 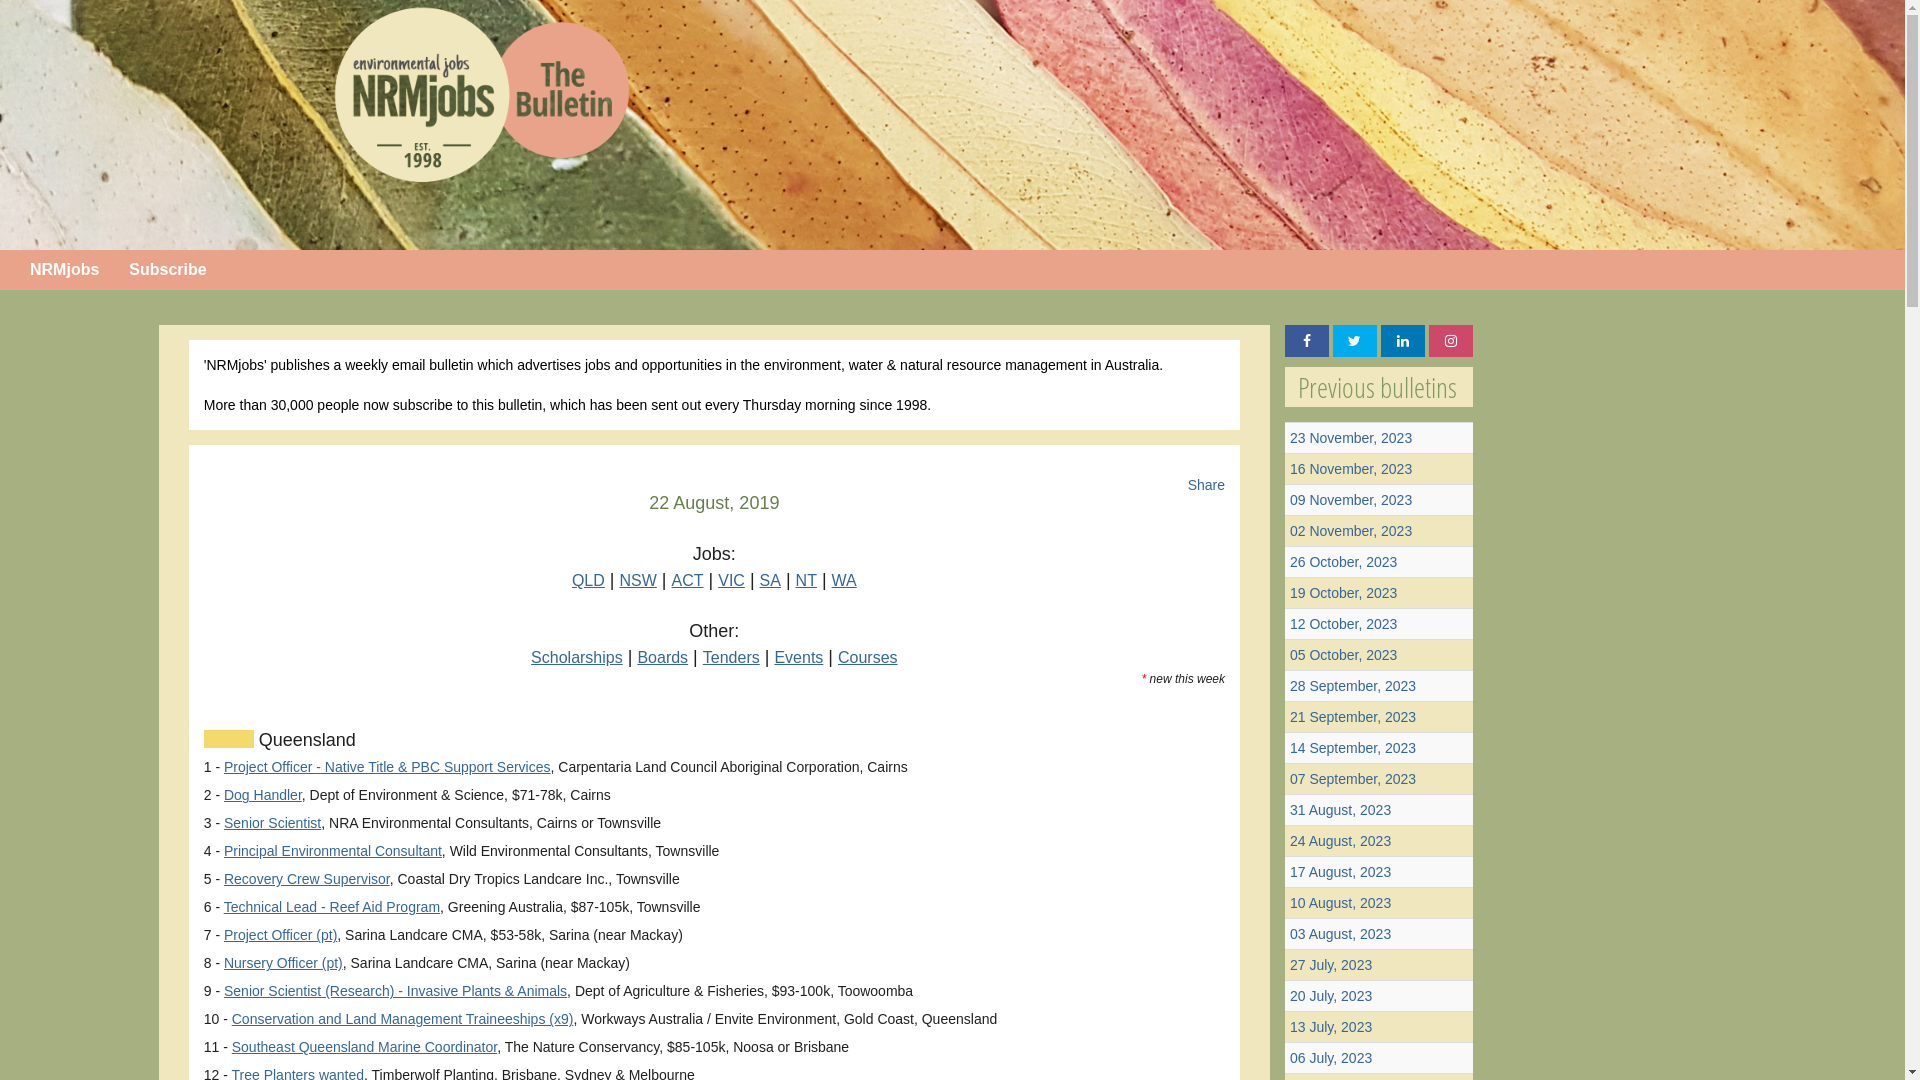 What do you see at coordinates (1330, 963) in the screenshot?
I see `'27 July, 2023'` at bounding box center [1330, 963].